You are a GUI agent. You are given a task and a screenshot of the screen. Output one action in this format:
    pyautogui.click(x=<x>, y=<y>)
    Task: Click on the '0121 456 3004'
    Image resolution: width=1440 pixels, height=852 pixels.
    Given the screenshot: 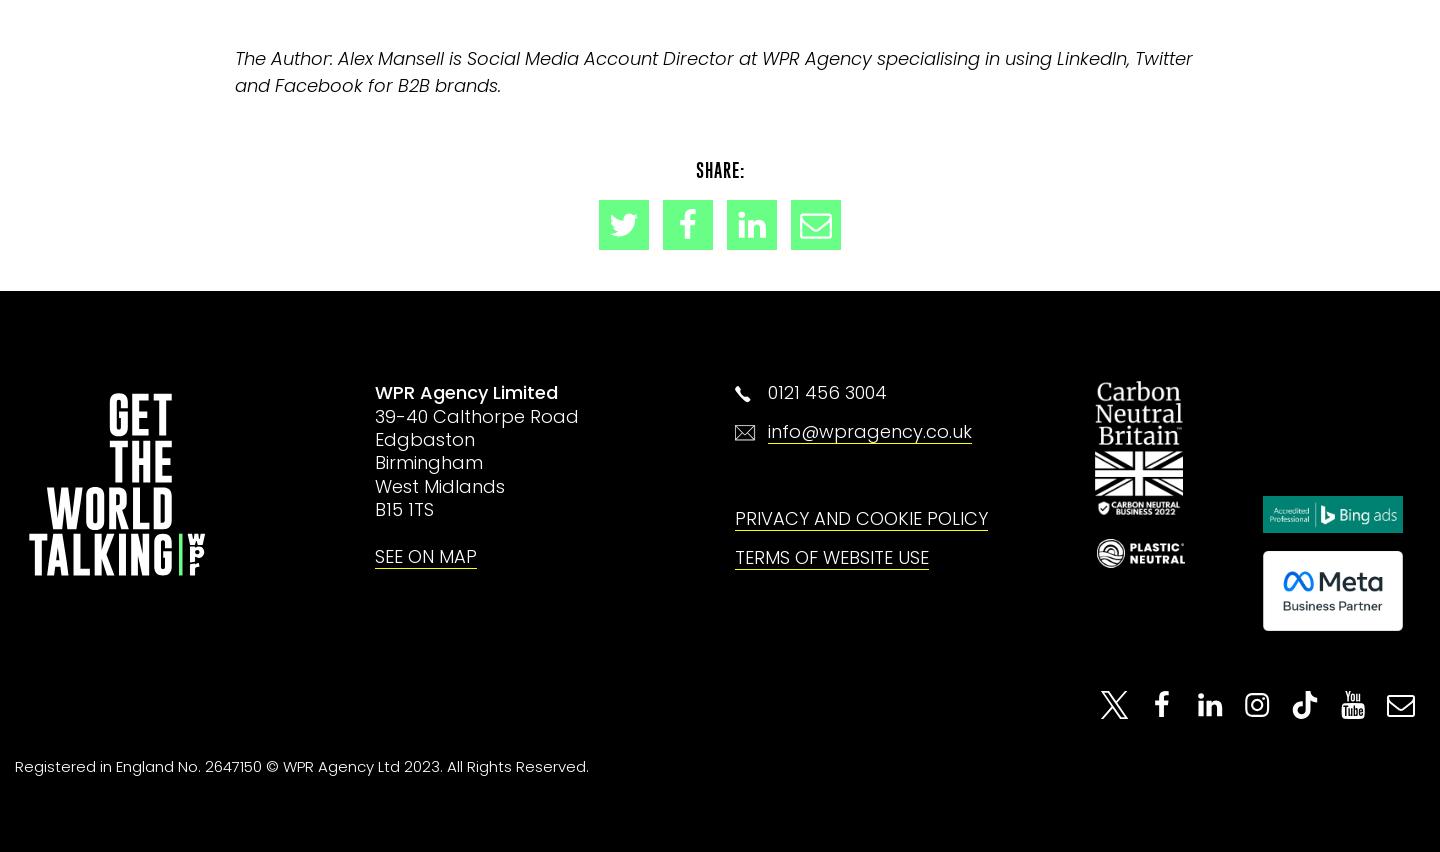 What is the action you would take?
    pyautogui.click(x=827, y=392)
    